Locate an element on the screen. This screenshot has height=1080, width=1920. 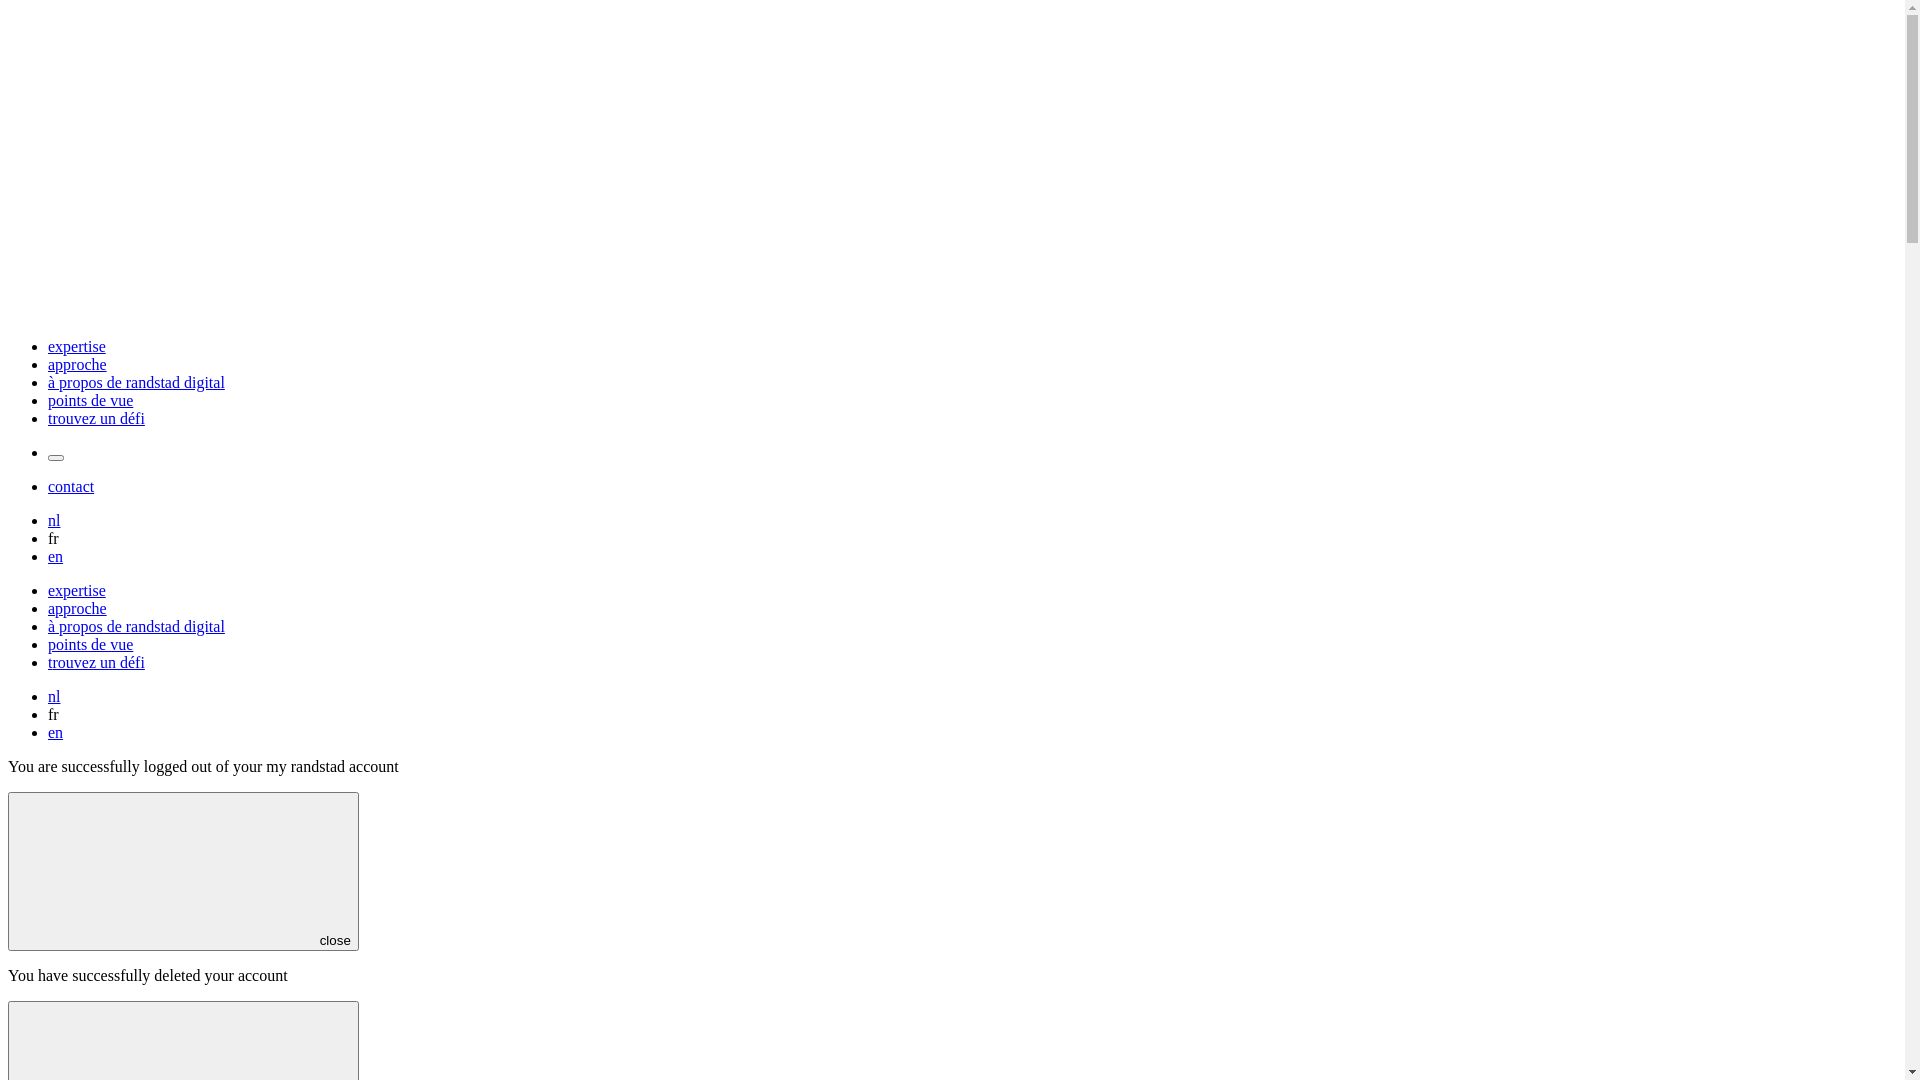
'en' is located at coordinates (55, 556).